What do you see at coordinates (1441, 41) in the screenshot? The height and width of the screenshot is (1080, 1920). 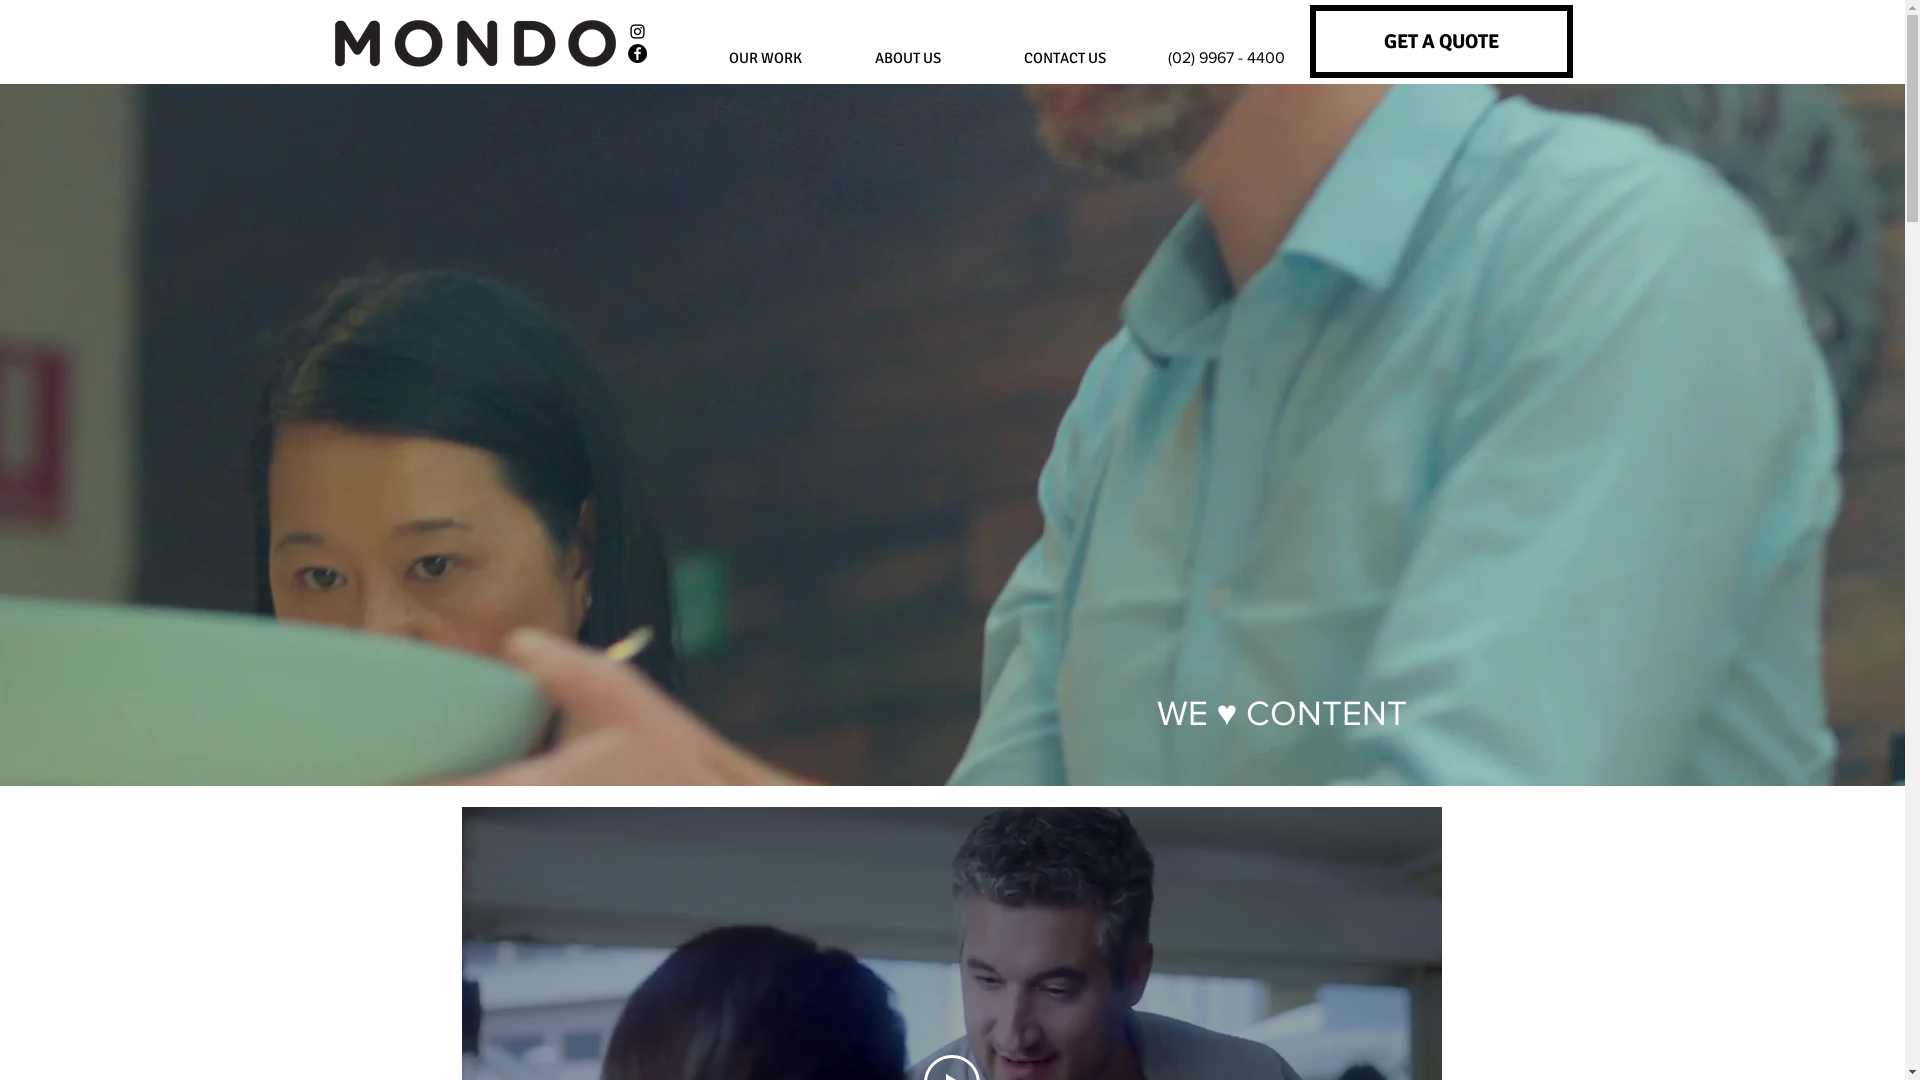 I see `'GET A QUOTE'` at bounding box center [1441, 41].